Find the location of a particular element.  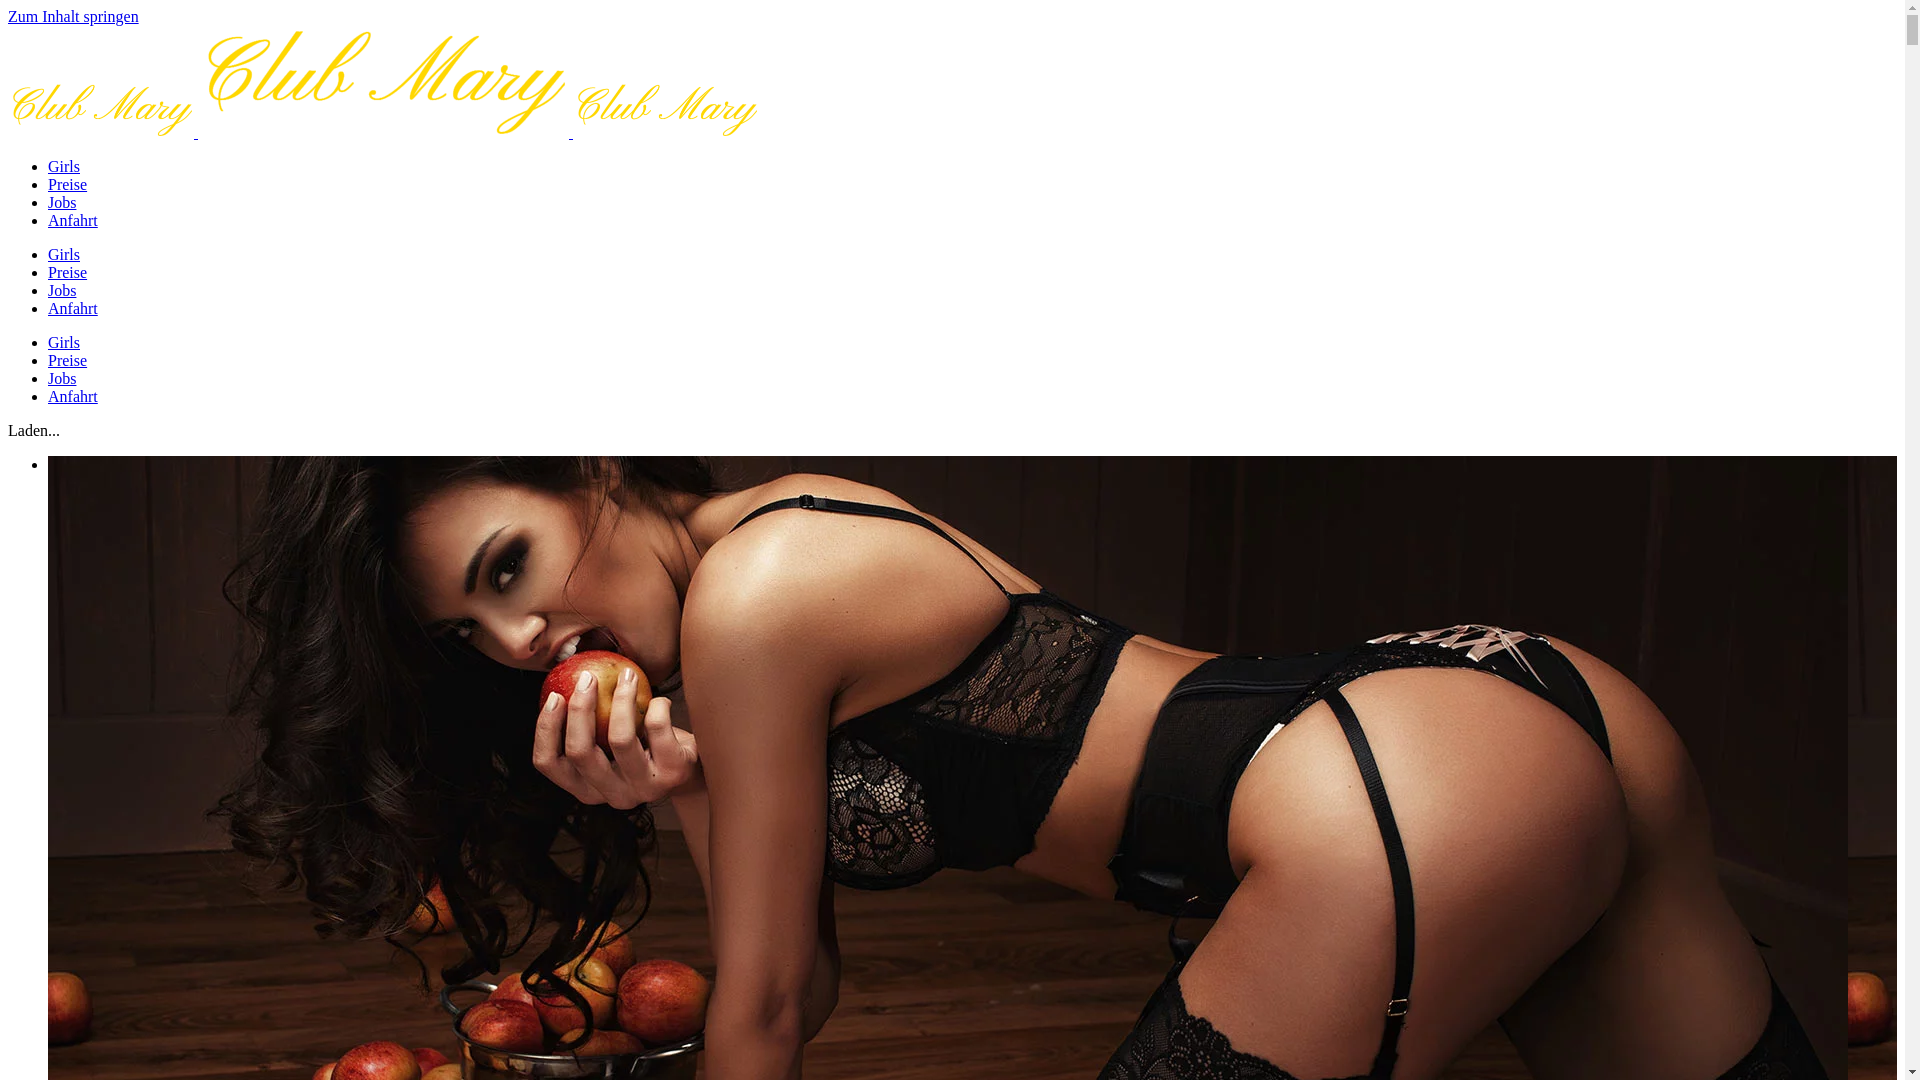

'Anfahrt' is located at coordinates (72, 220).